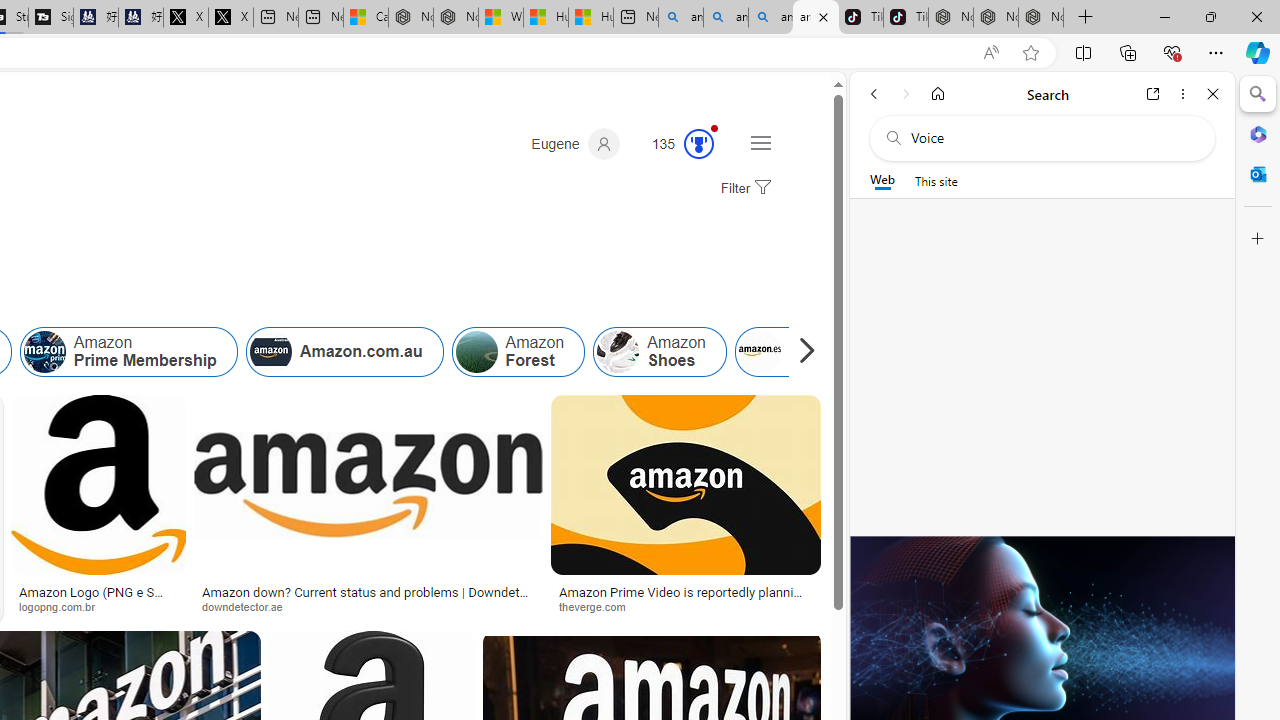 The height and width of the screenshot is (720, 1280). What do you see at coordinates (127, 351) in the screenshot?
I see `'Amazon Prime Membership'` at bounding box center [127, 351].